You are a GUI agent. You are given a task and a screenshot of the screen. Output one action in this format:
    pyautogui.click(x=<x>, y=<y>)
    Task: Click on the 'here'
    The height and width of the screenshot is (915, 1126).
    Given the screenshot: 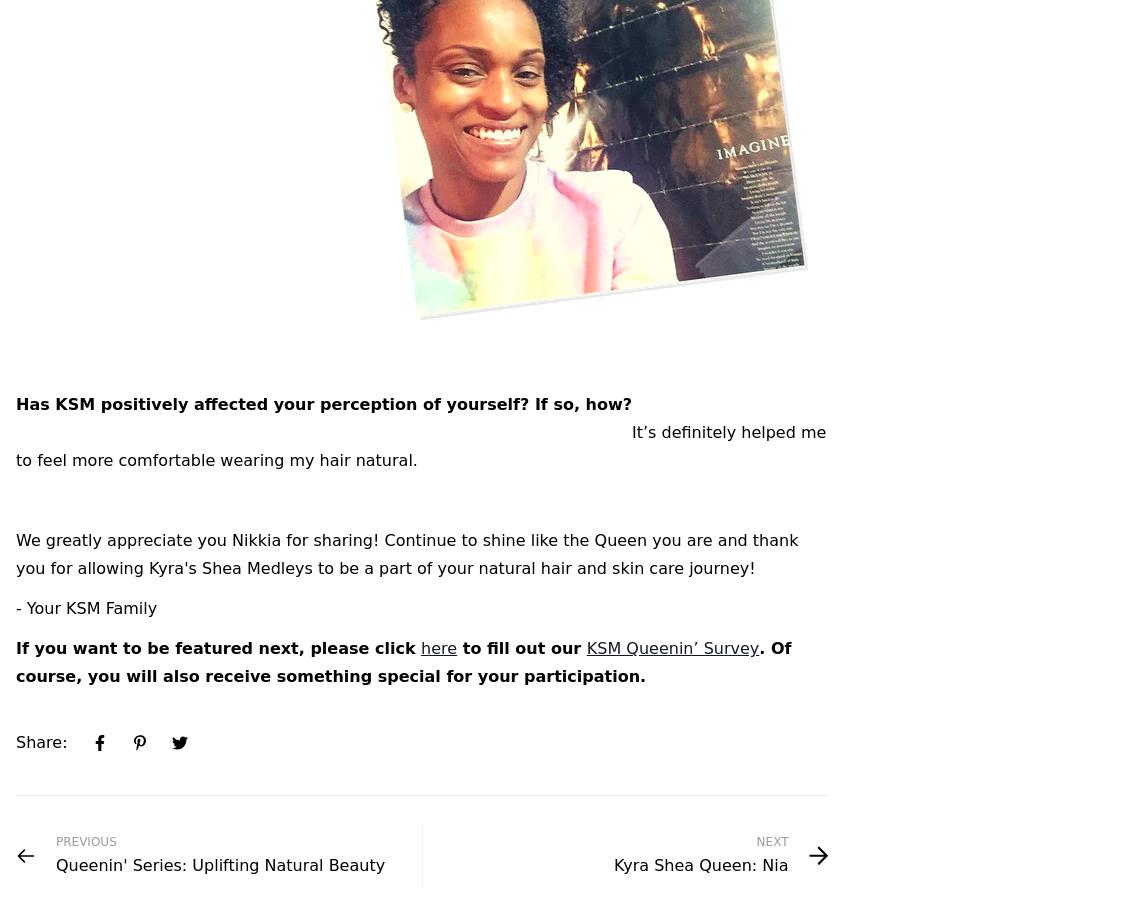 What is the action you would take?
    pyautogui.click(x=420, y=648)
    